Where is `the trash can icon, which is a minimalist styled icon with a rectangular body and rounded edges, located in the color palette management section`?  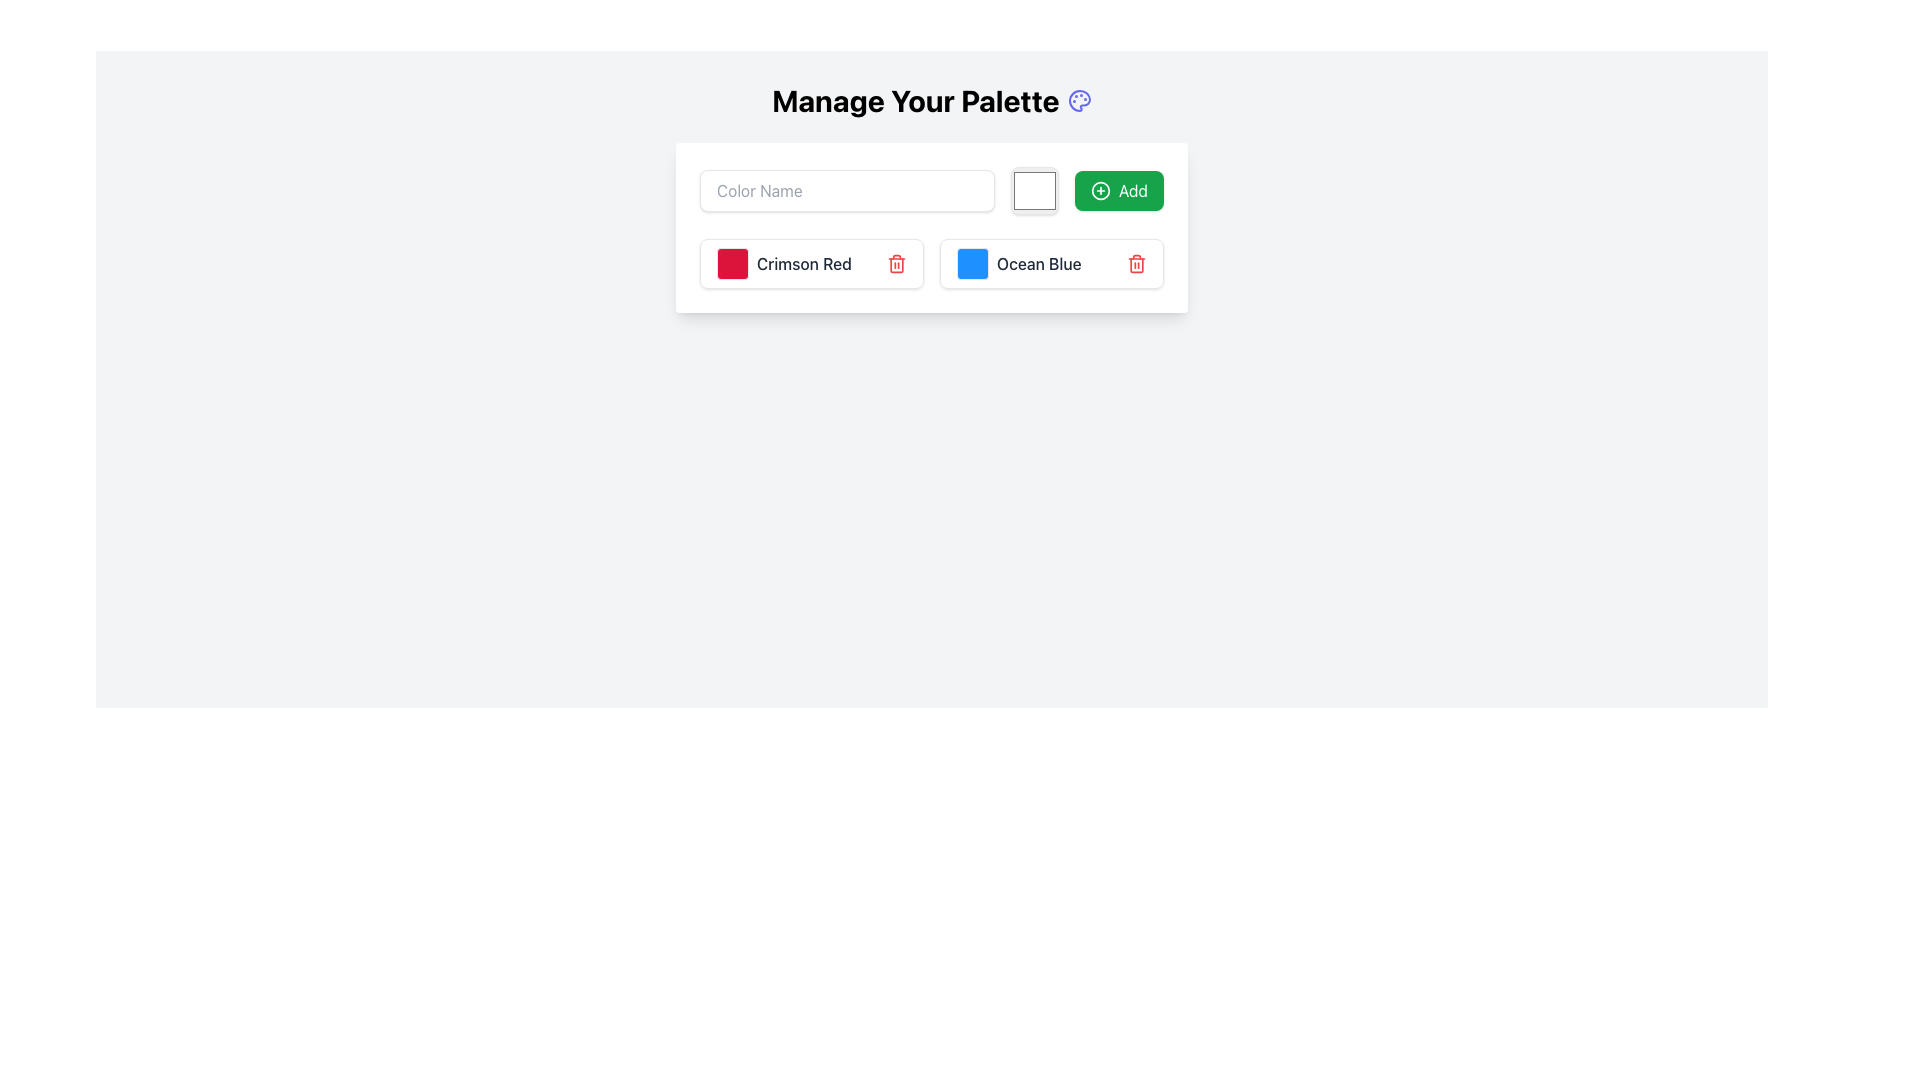 the trash can icon, which is a minimalist styled icon with a rectangular body and rounded edges, located in the color palette management section is located at coordinates (1137, 264).